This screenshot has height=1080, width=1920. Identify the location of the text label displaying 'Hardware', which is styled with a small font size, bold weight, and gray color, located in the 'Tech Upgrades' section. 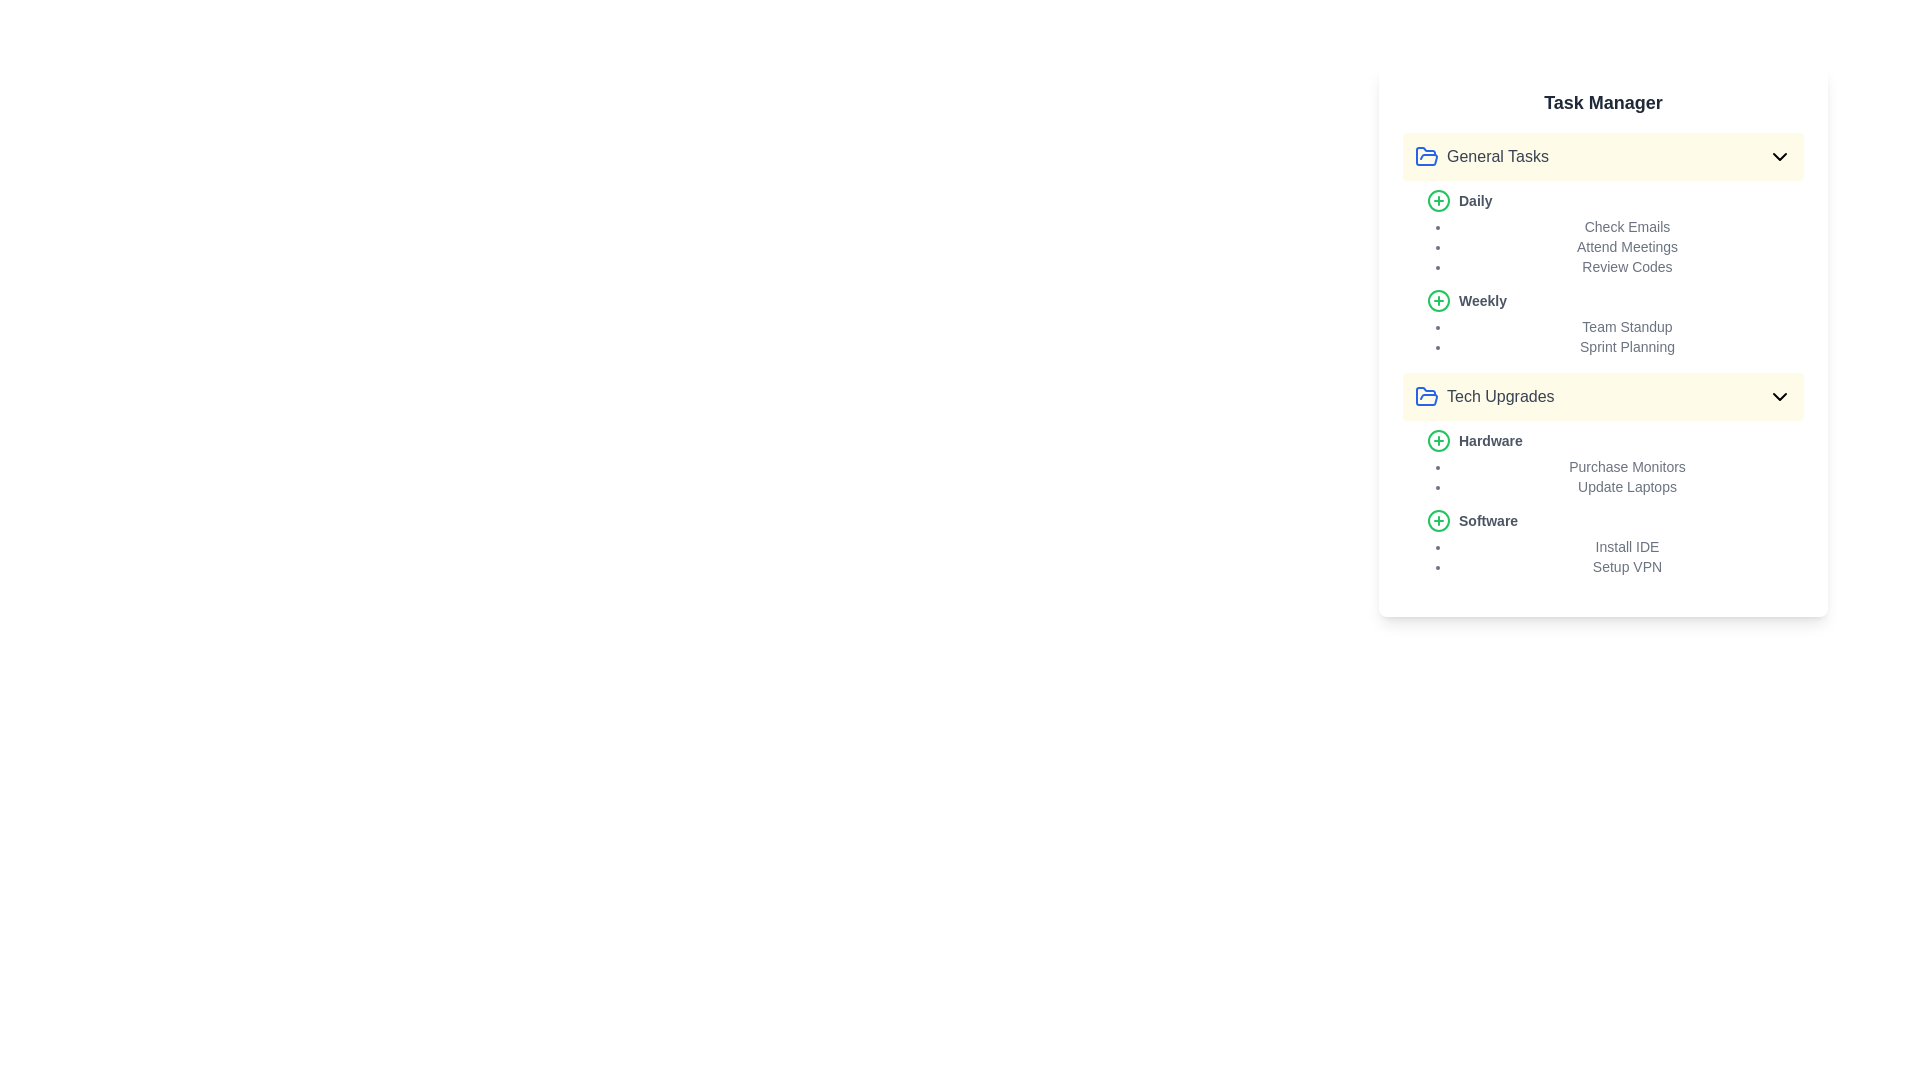
(1490, 439).